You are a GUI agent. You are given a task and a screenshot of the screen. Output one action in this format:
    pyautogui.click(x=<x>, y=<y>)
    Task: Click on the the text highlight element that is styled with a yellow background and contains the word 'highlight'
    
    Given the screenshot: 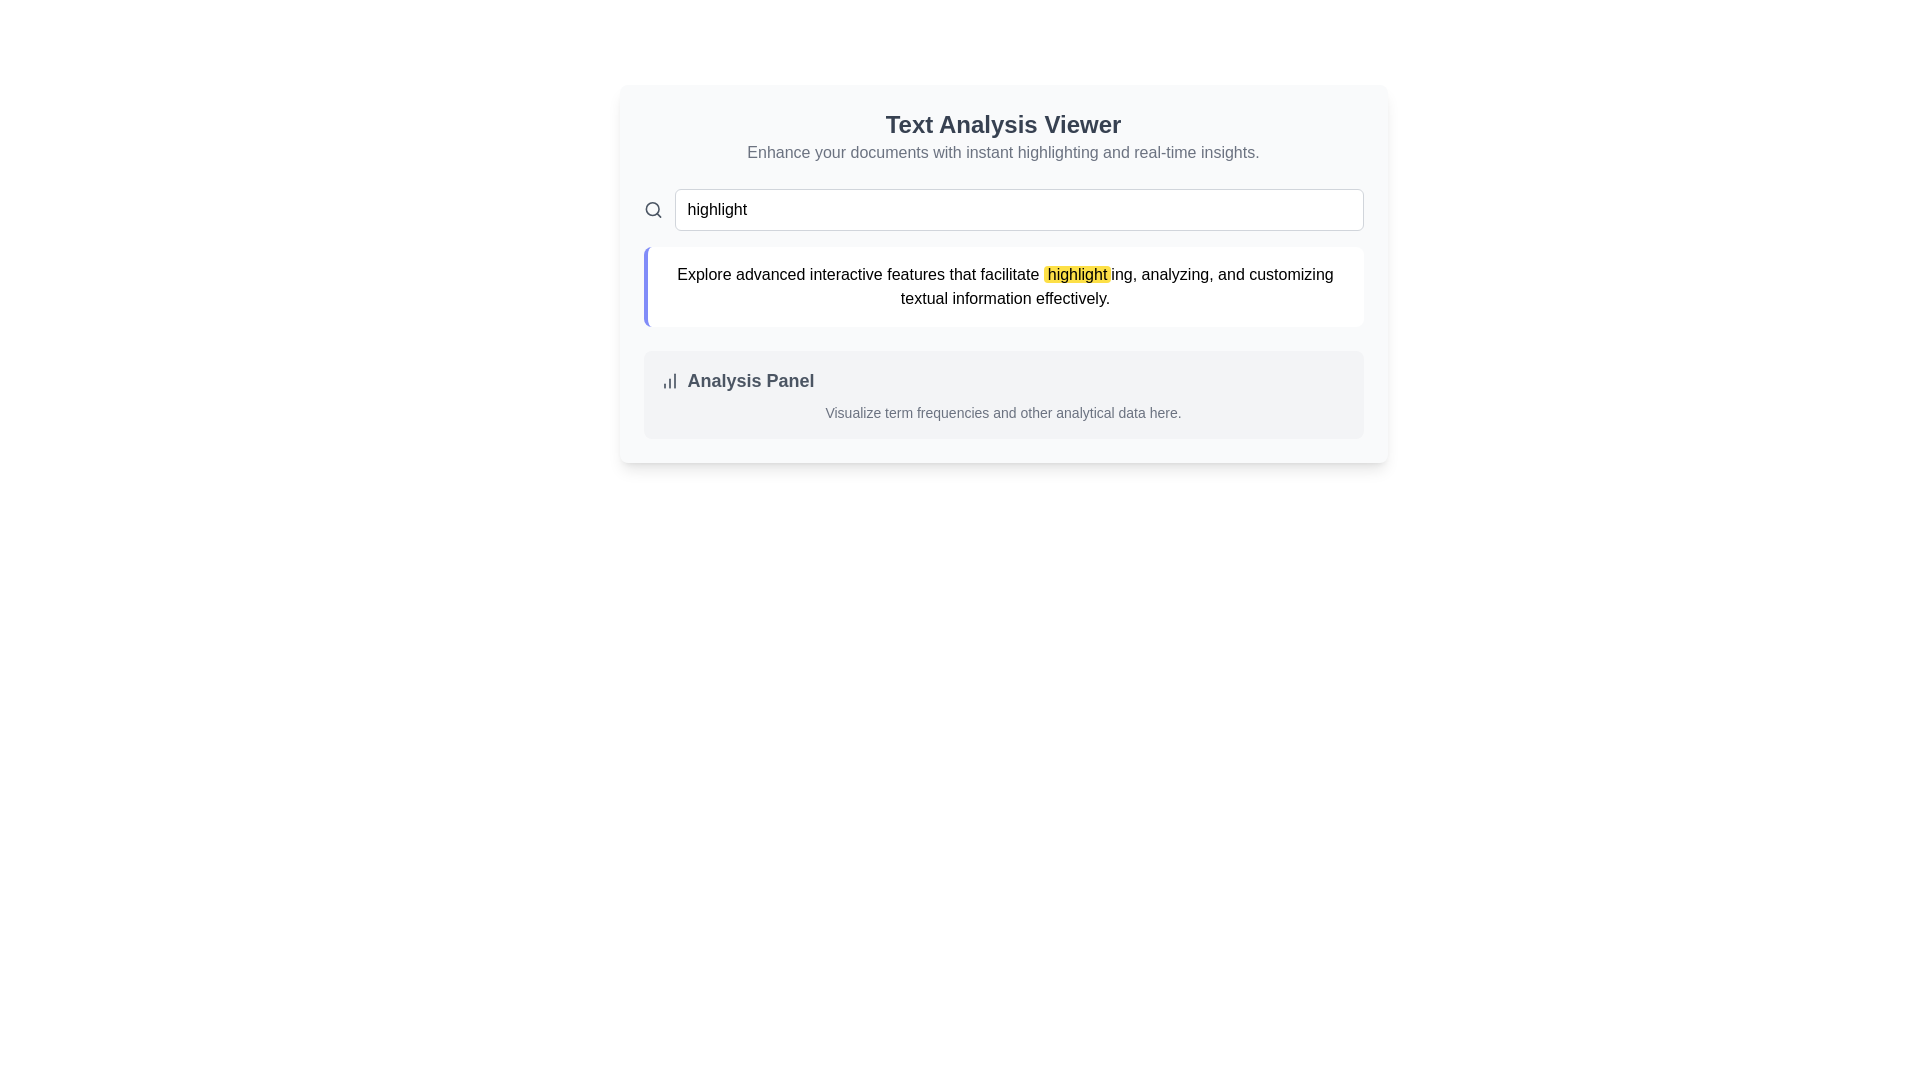 What is the action you would take?
    pyautogui.click(x=1076, y=274)
    